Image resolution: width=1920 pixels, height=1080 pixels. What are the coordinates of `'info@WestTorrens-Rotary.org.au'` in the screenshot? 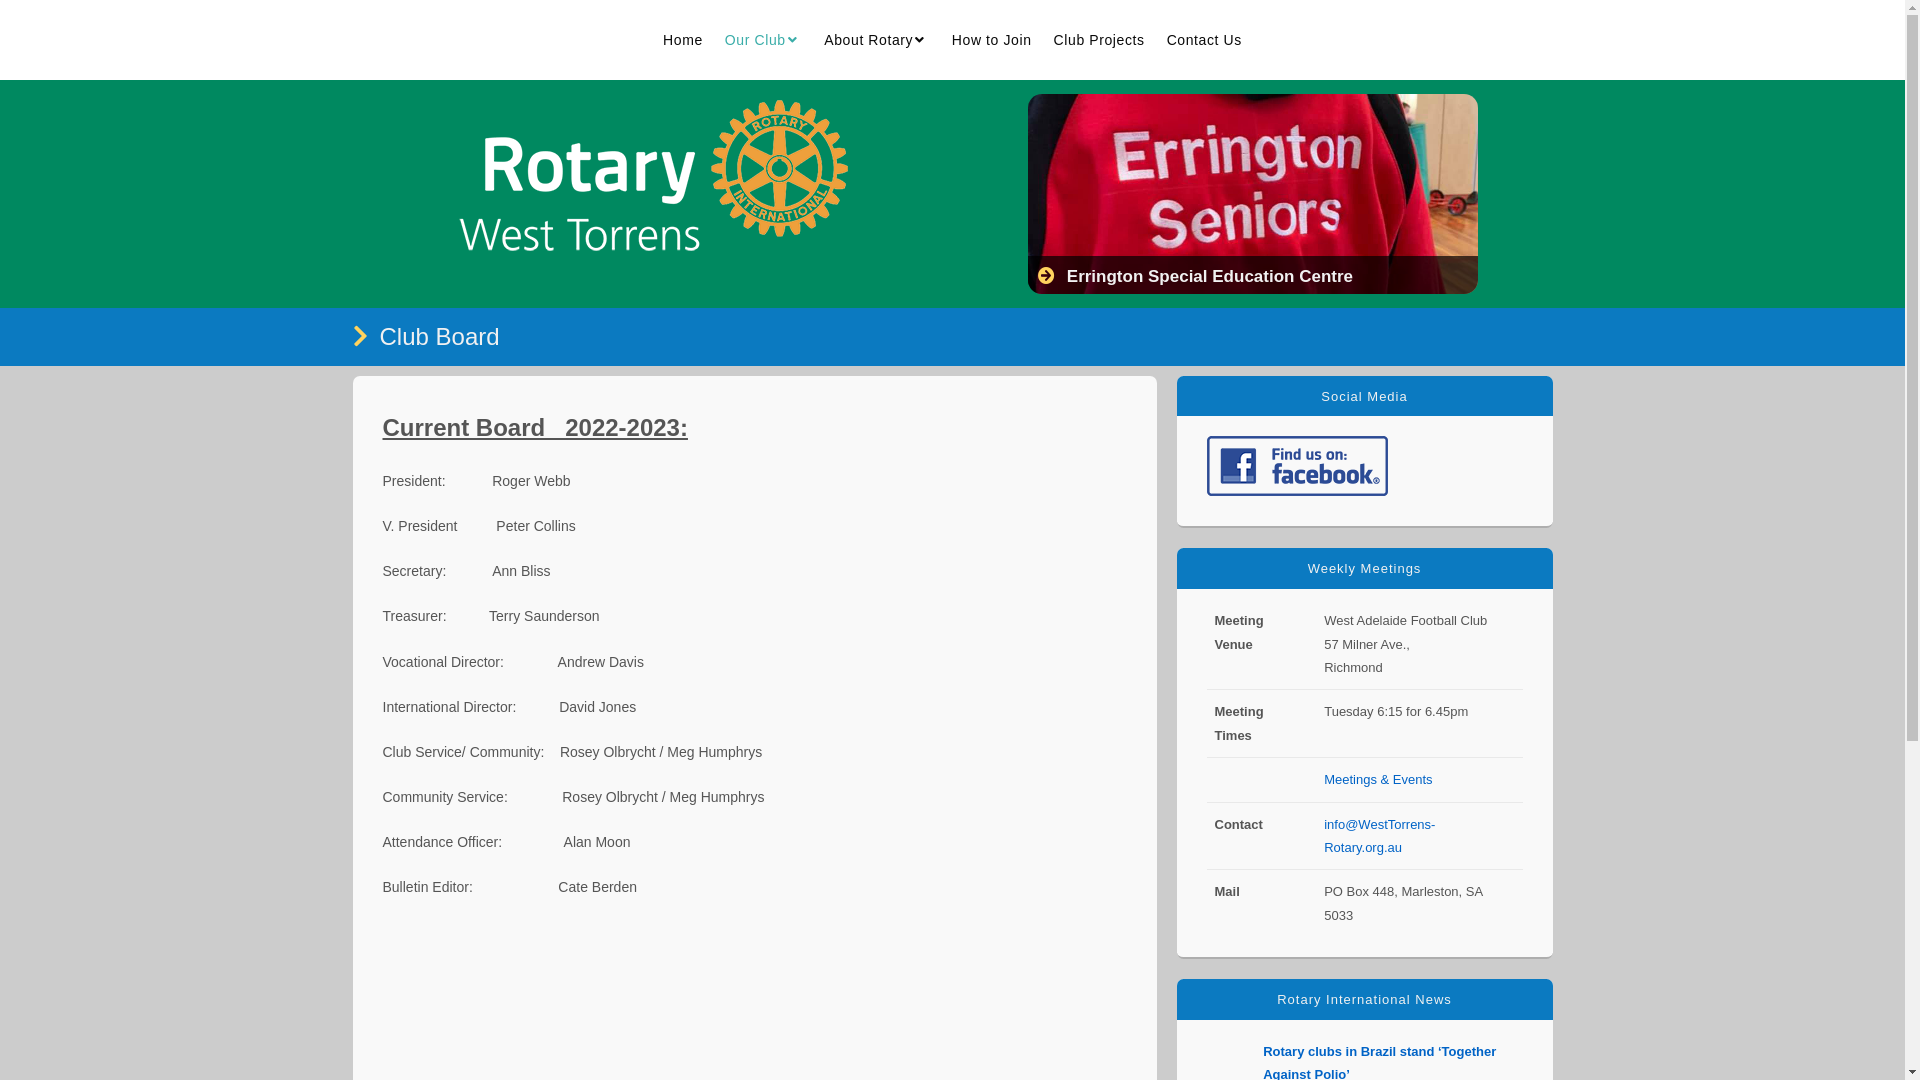 It's located at (1378, 836).